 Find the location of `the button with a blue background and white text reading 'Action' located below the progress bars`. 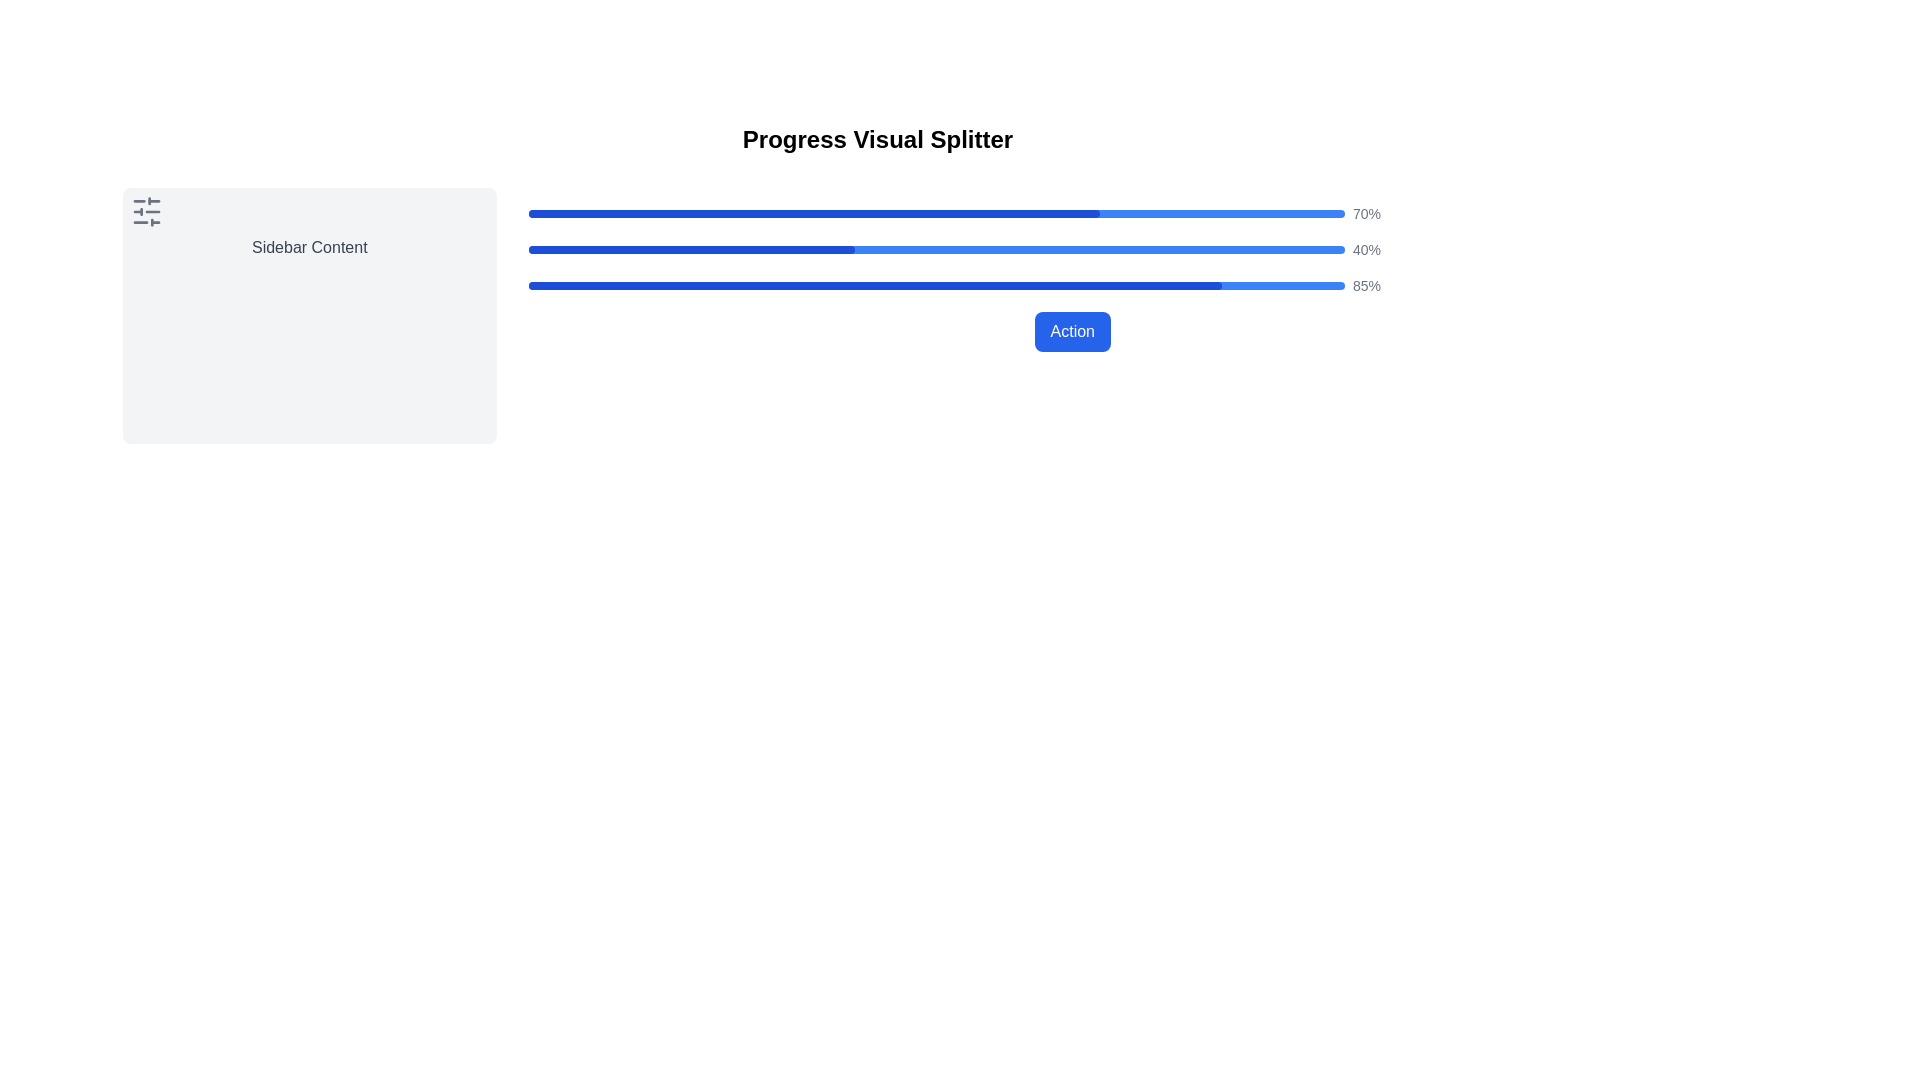

the button with a blue background and white text reading 'Action' located below the progress bars is located at coordinates (1071, 330).